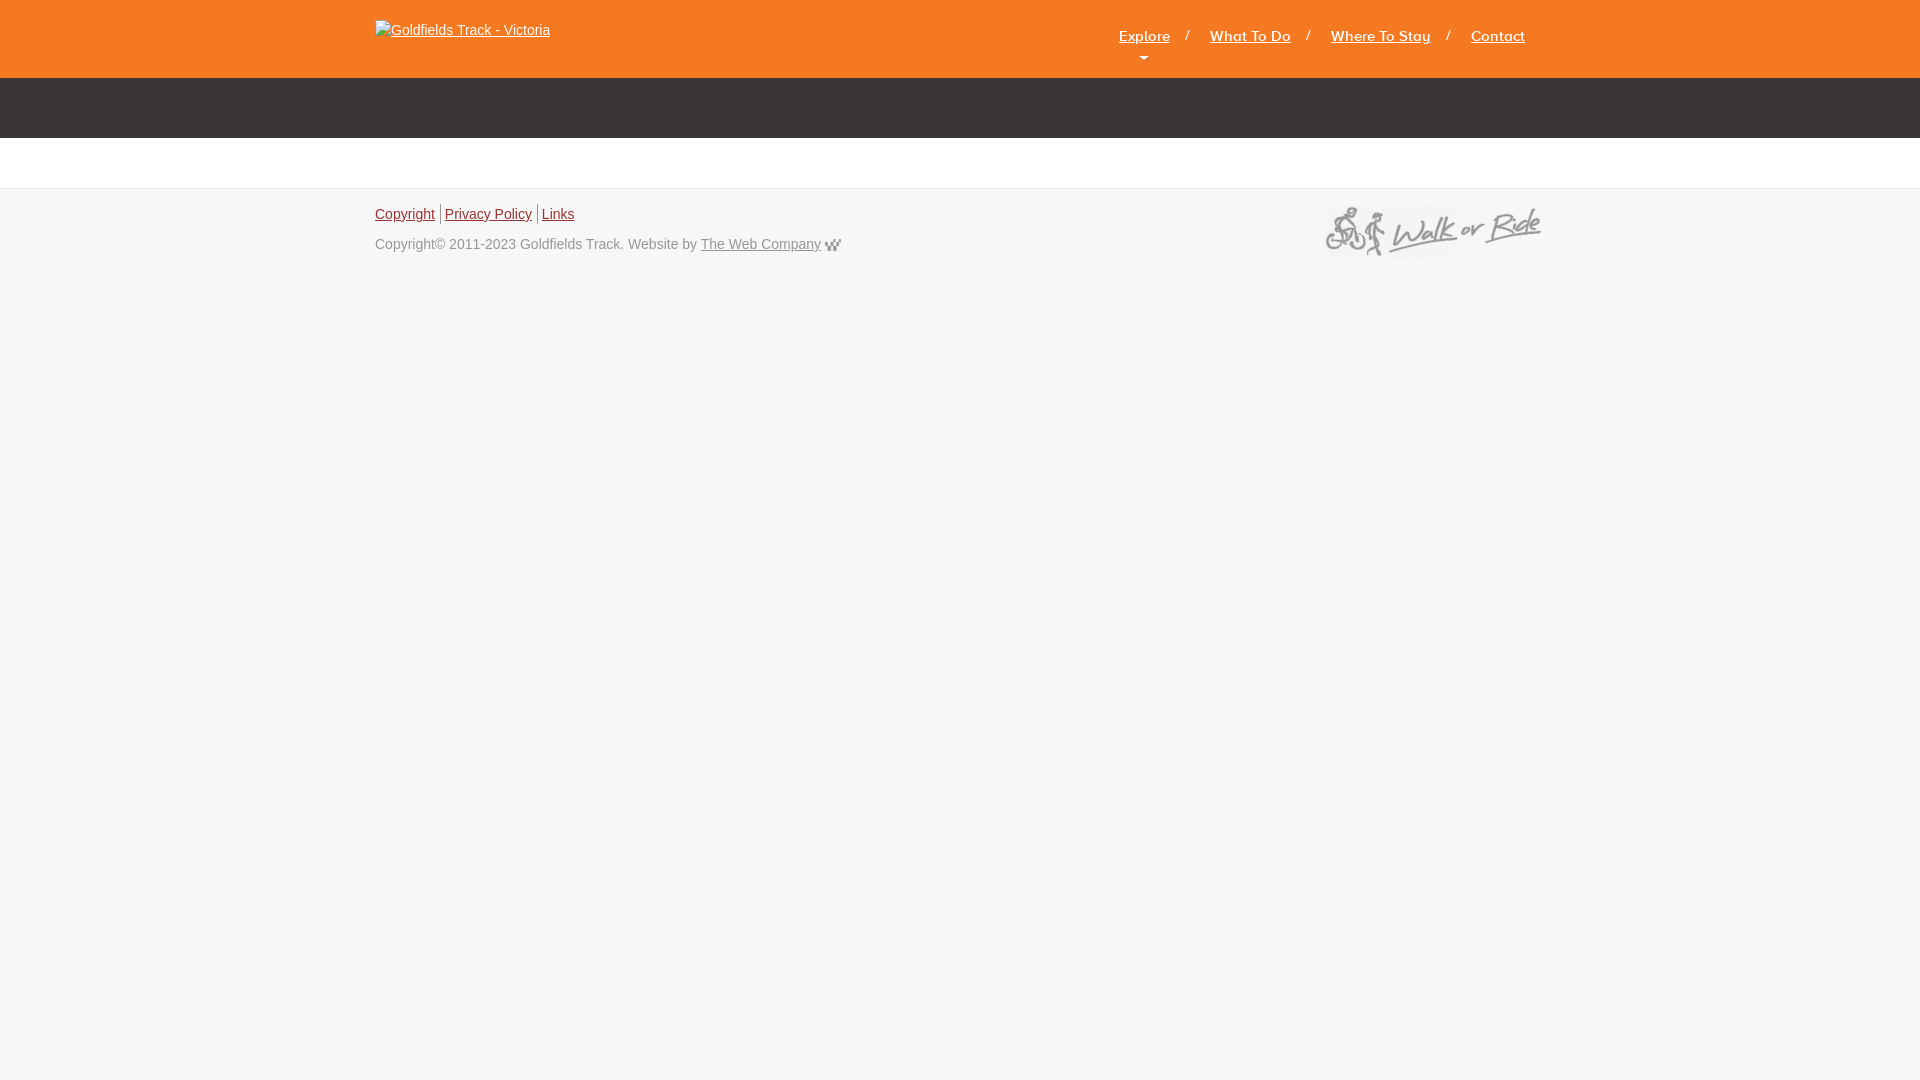 The image size is (1920, 1080). I want to click on 'The Web Company', so click(760, 242).